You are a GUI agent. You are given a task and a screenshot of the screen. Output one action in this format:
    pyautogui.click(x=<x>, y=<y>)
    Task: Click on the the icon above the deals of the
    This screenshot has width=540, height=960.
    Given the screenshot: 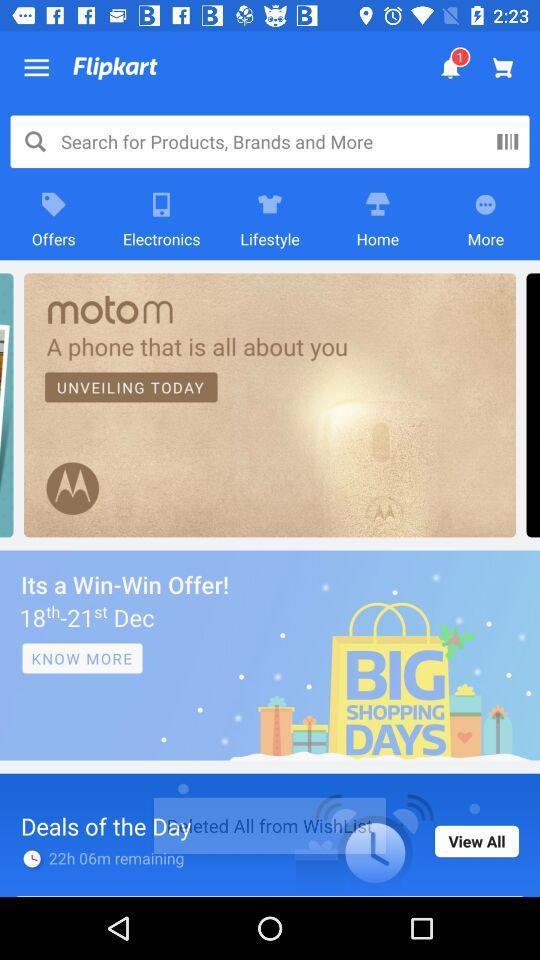 What is the action you would take?
    pyautogui.click(x=270, y=654)
    